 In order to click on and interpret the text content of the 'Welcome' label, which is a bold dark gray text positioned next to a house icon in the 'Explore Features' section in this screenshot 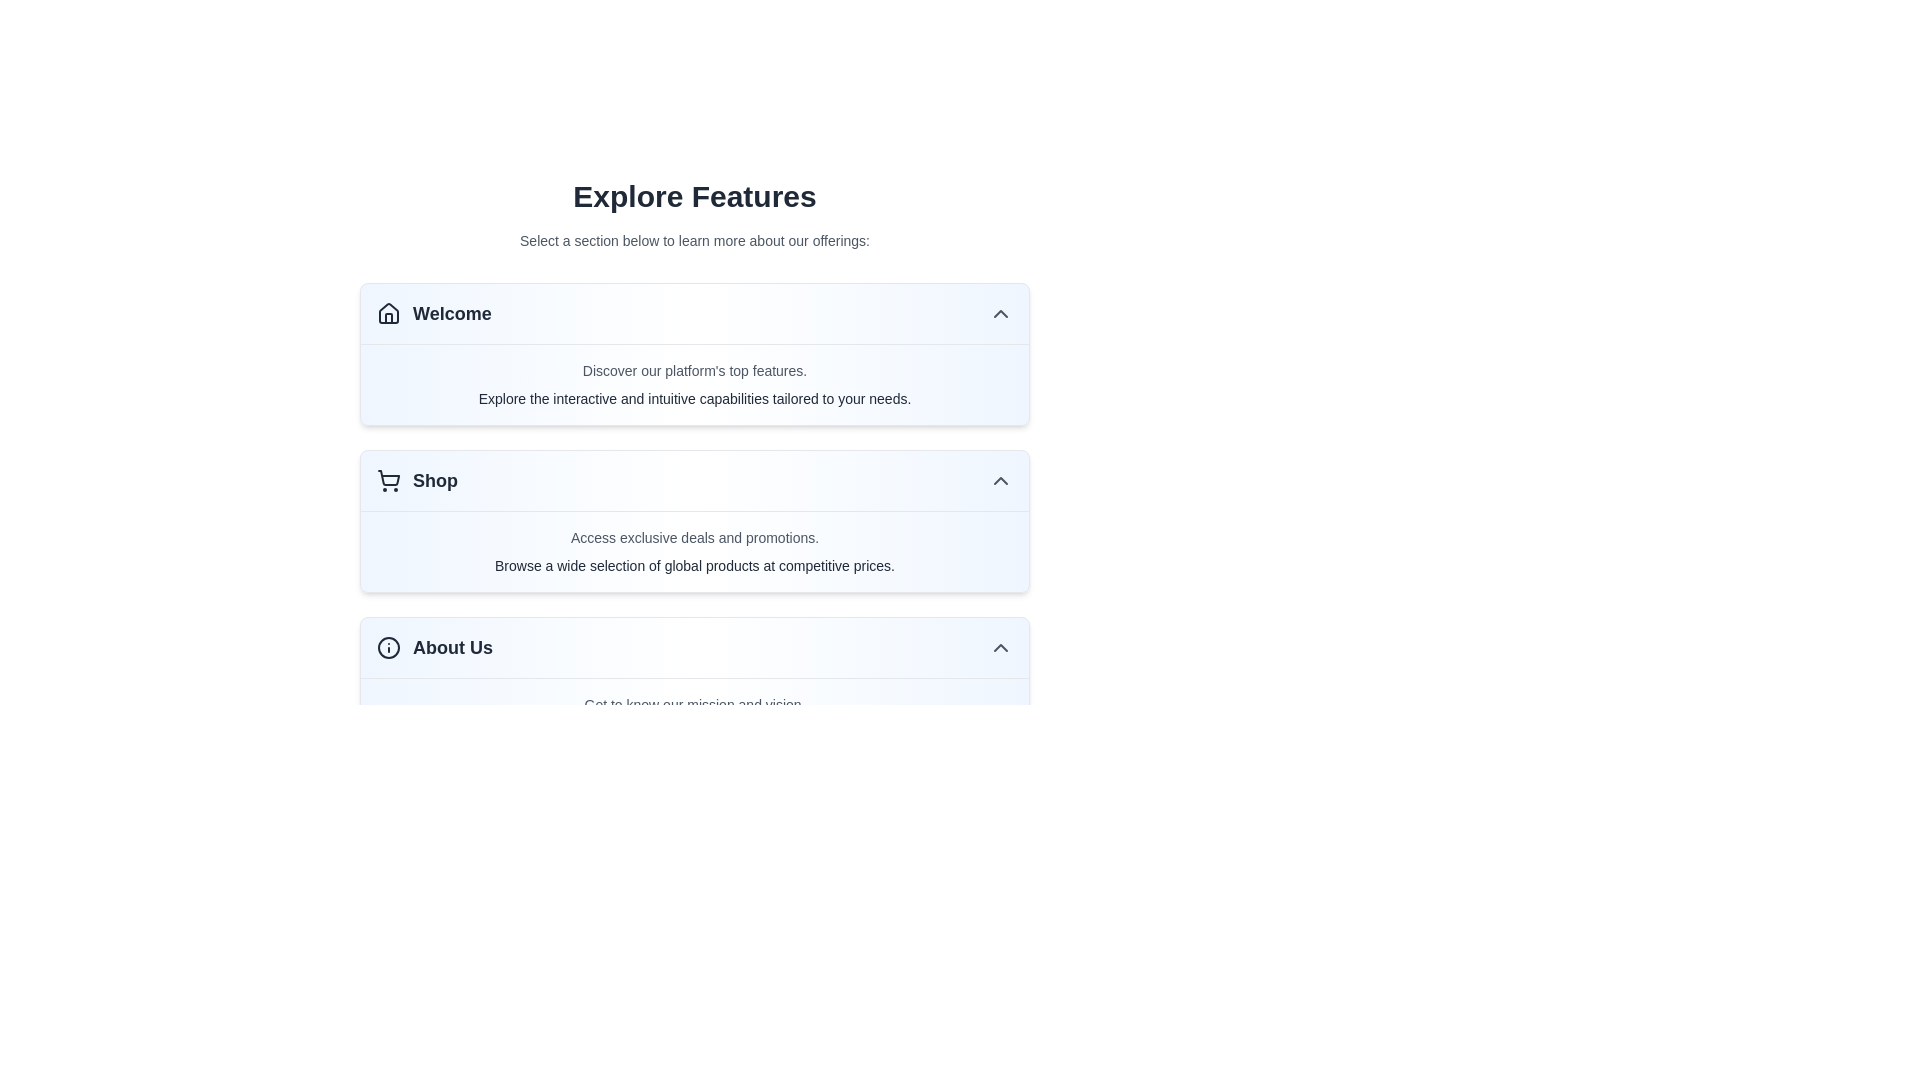, I will do `click(433, 313)`.